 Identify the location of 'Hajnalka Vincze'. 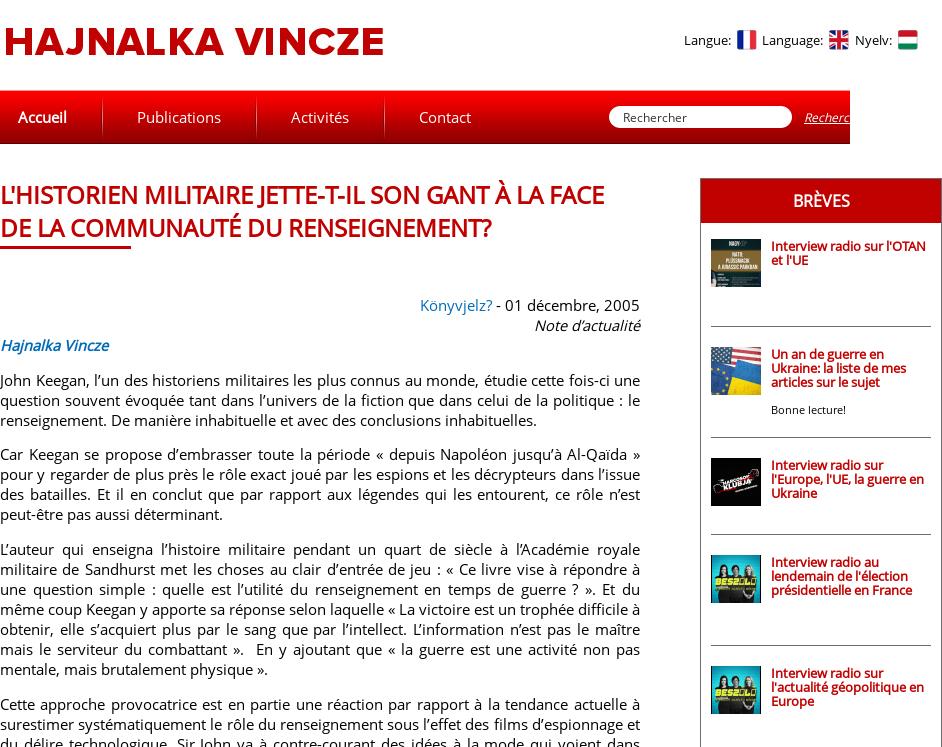
(0, 343).